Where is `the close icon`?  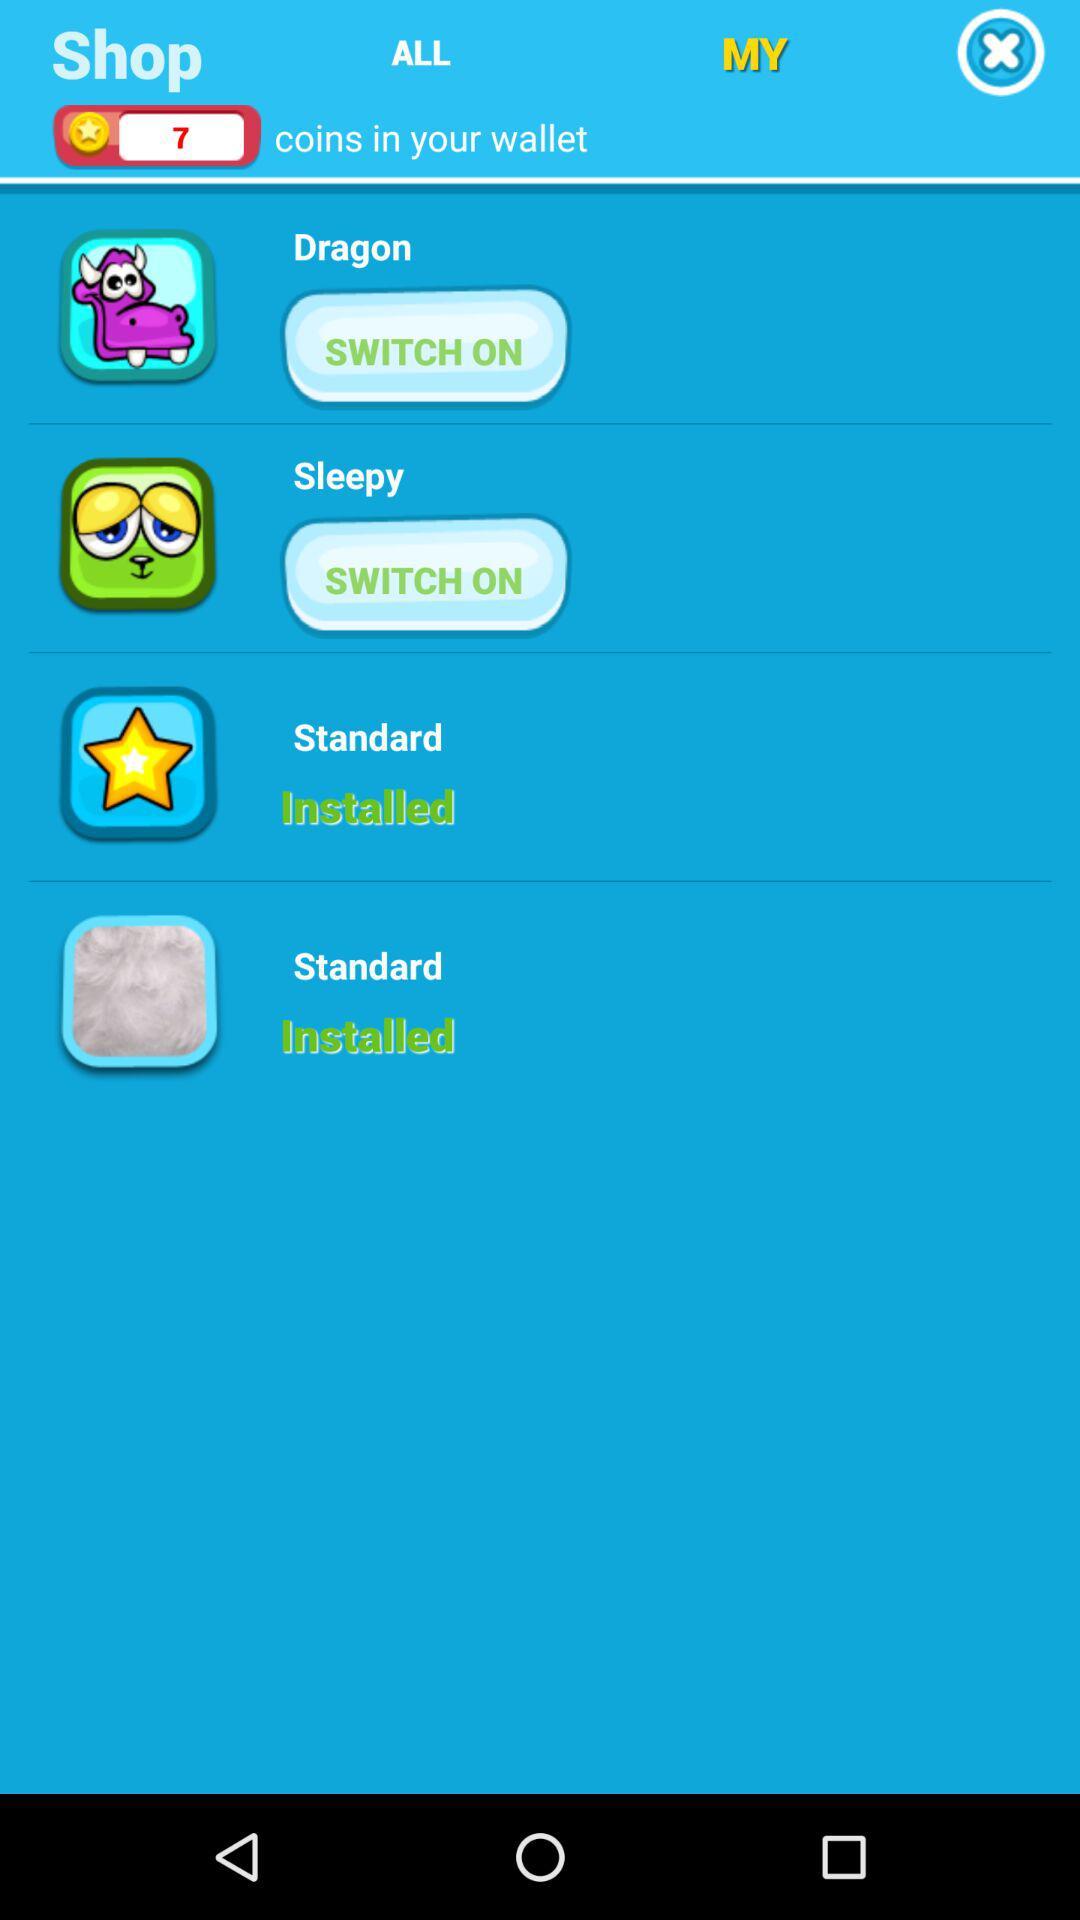
the close icon is located at coordinates (1000, 55).